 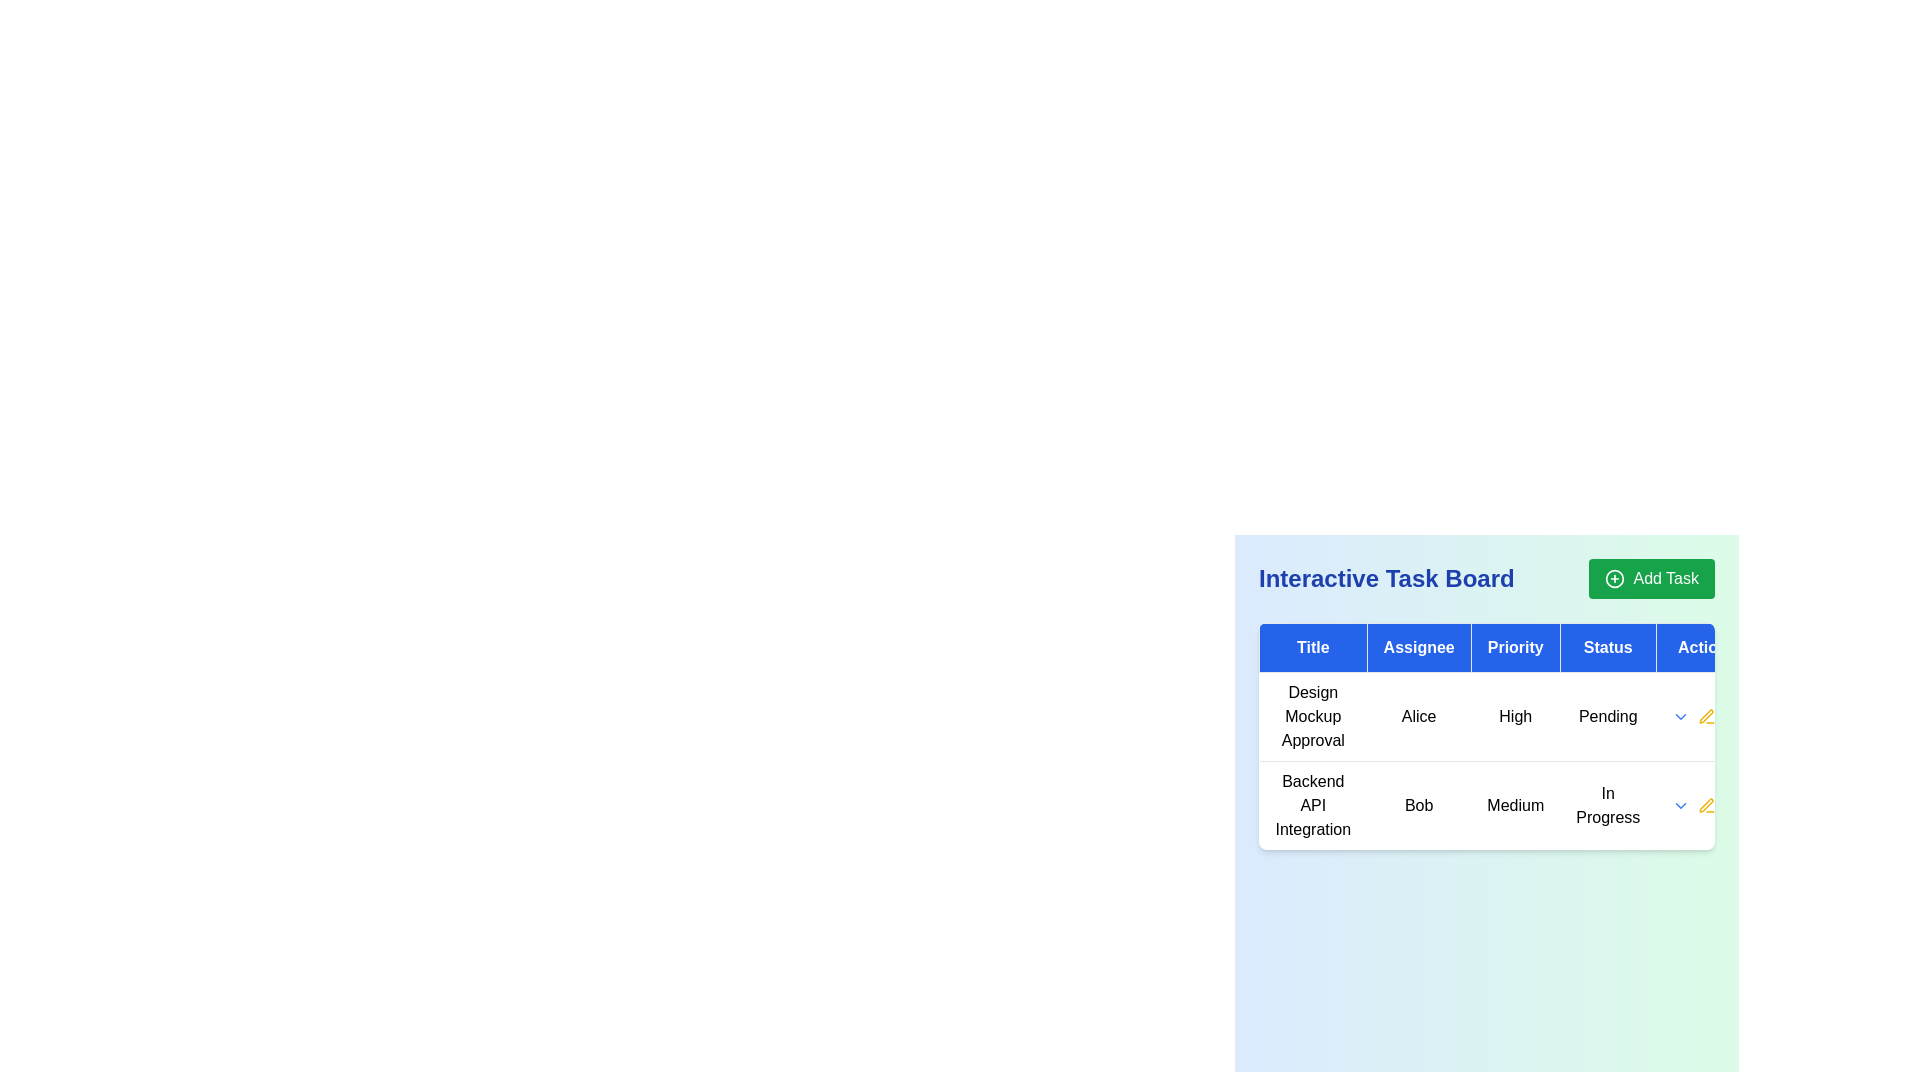 What do you see at coordinates (1508, 648) in the screenshot?
I see `text content of the third header cell in the table, which labels the priority level of tasks` at bounding box center [1508, 648].